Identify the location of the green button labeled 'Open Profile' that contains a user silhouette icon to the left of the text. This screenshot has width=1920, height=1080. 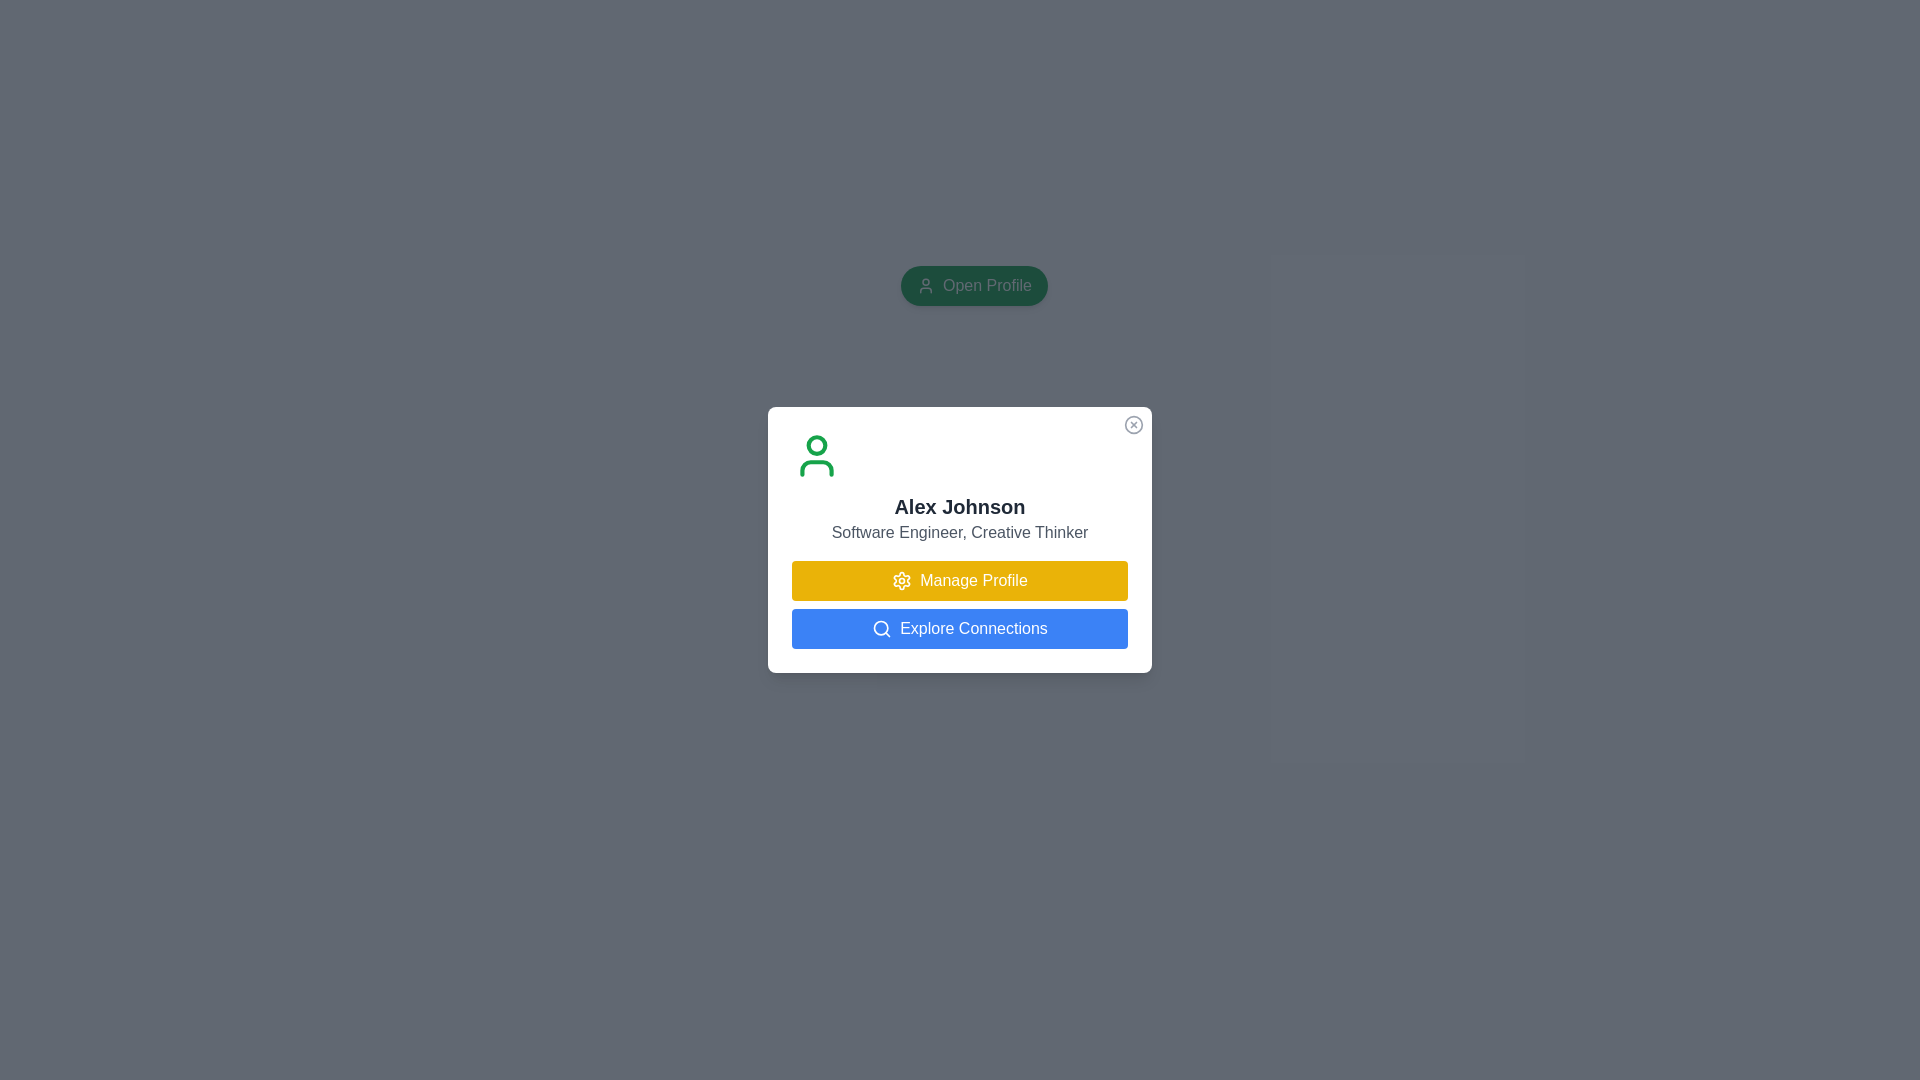
(925, 285).